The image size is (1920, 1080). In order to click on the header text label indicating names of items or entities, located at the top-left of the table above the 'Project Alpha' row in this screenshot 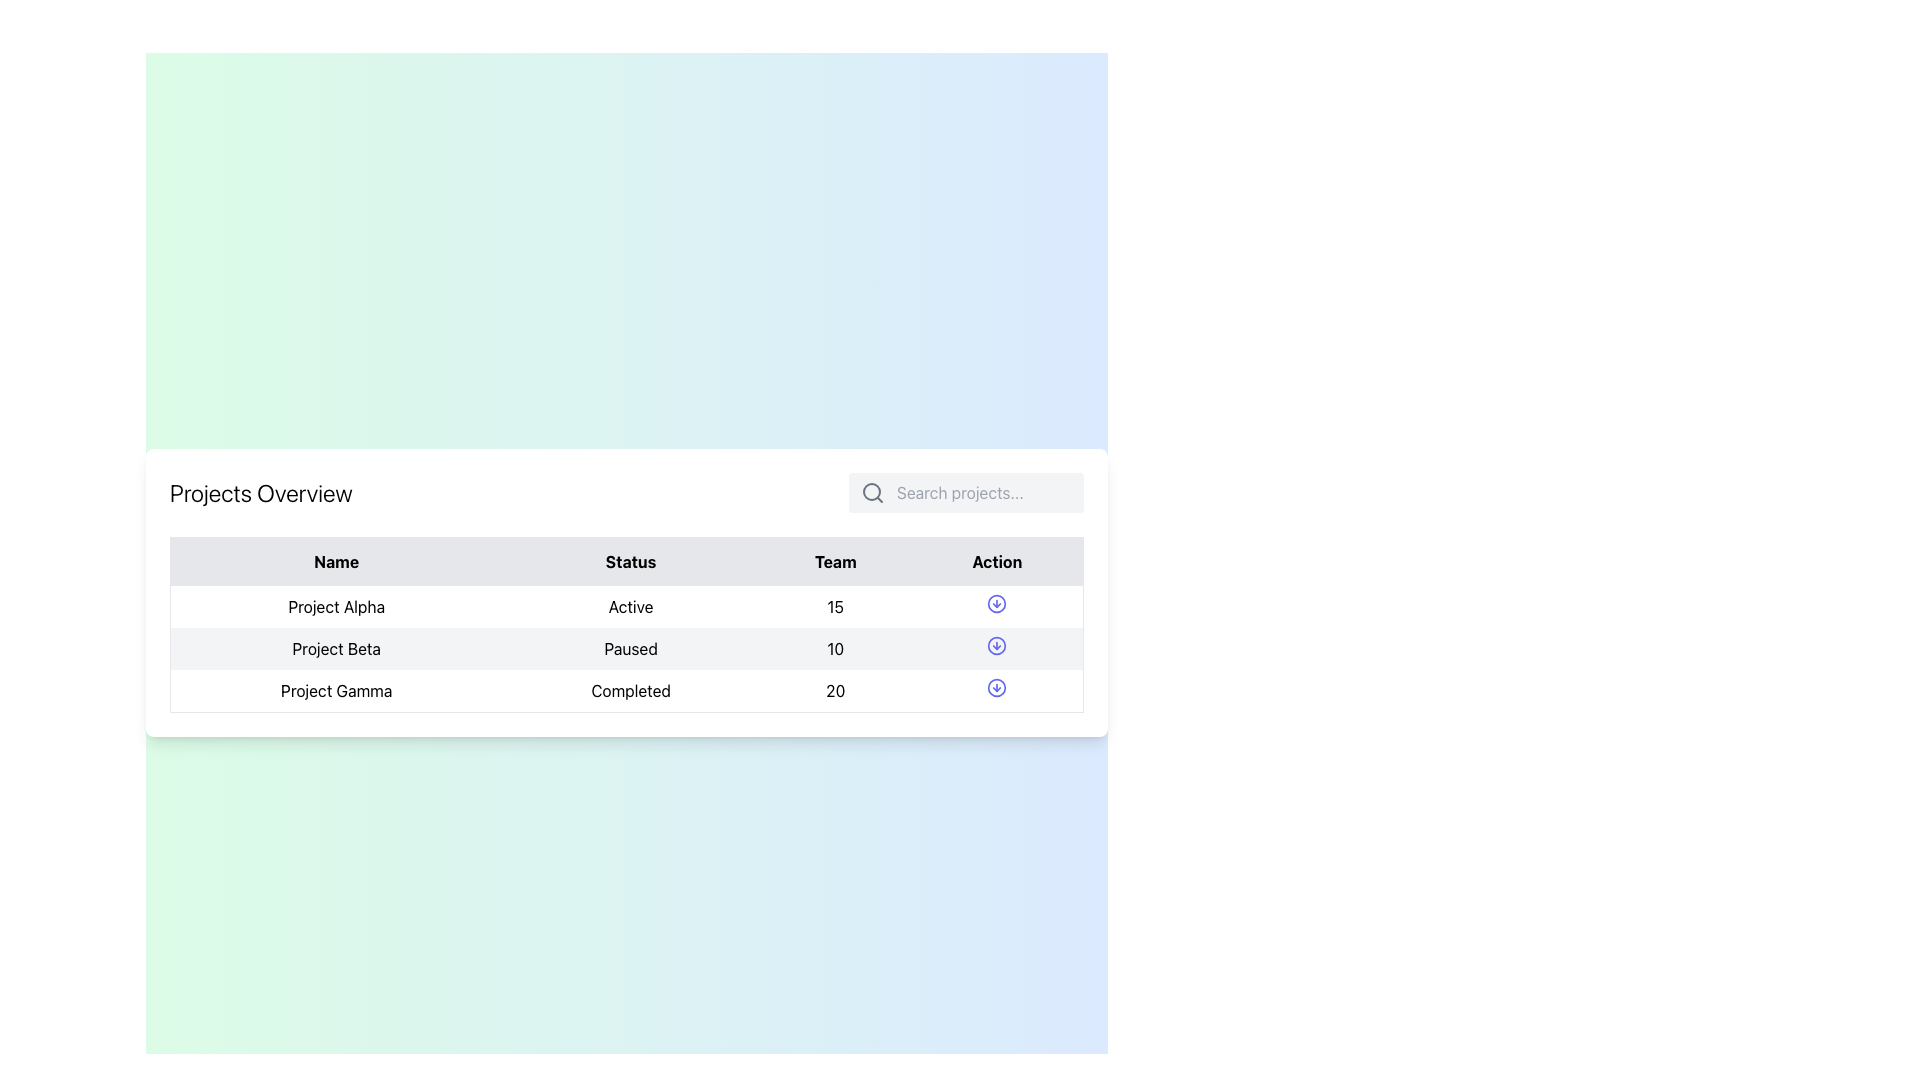, I will do `click(336, 561)`.